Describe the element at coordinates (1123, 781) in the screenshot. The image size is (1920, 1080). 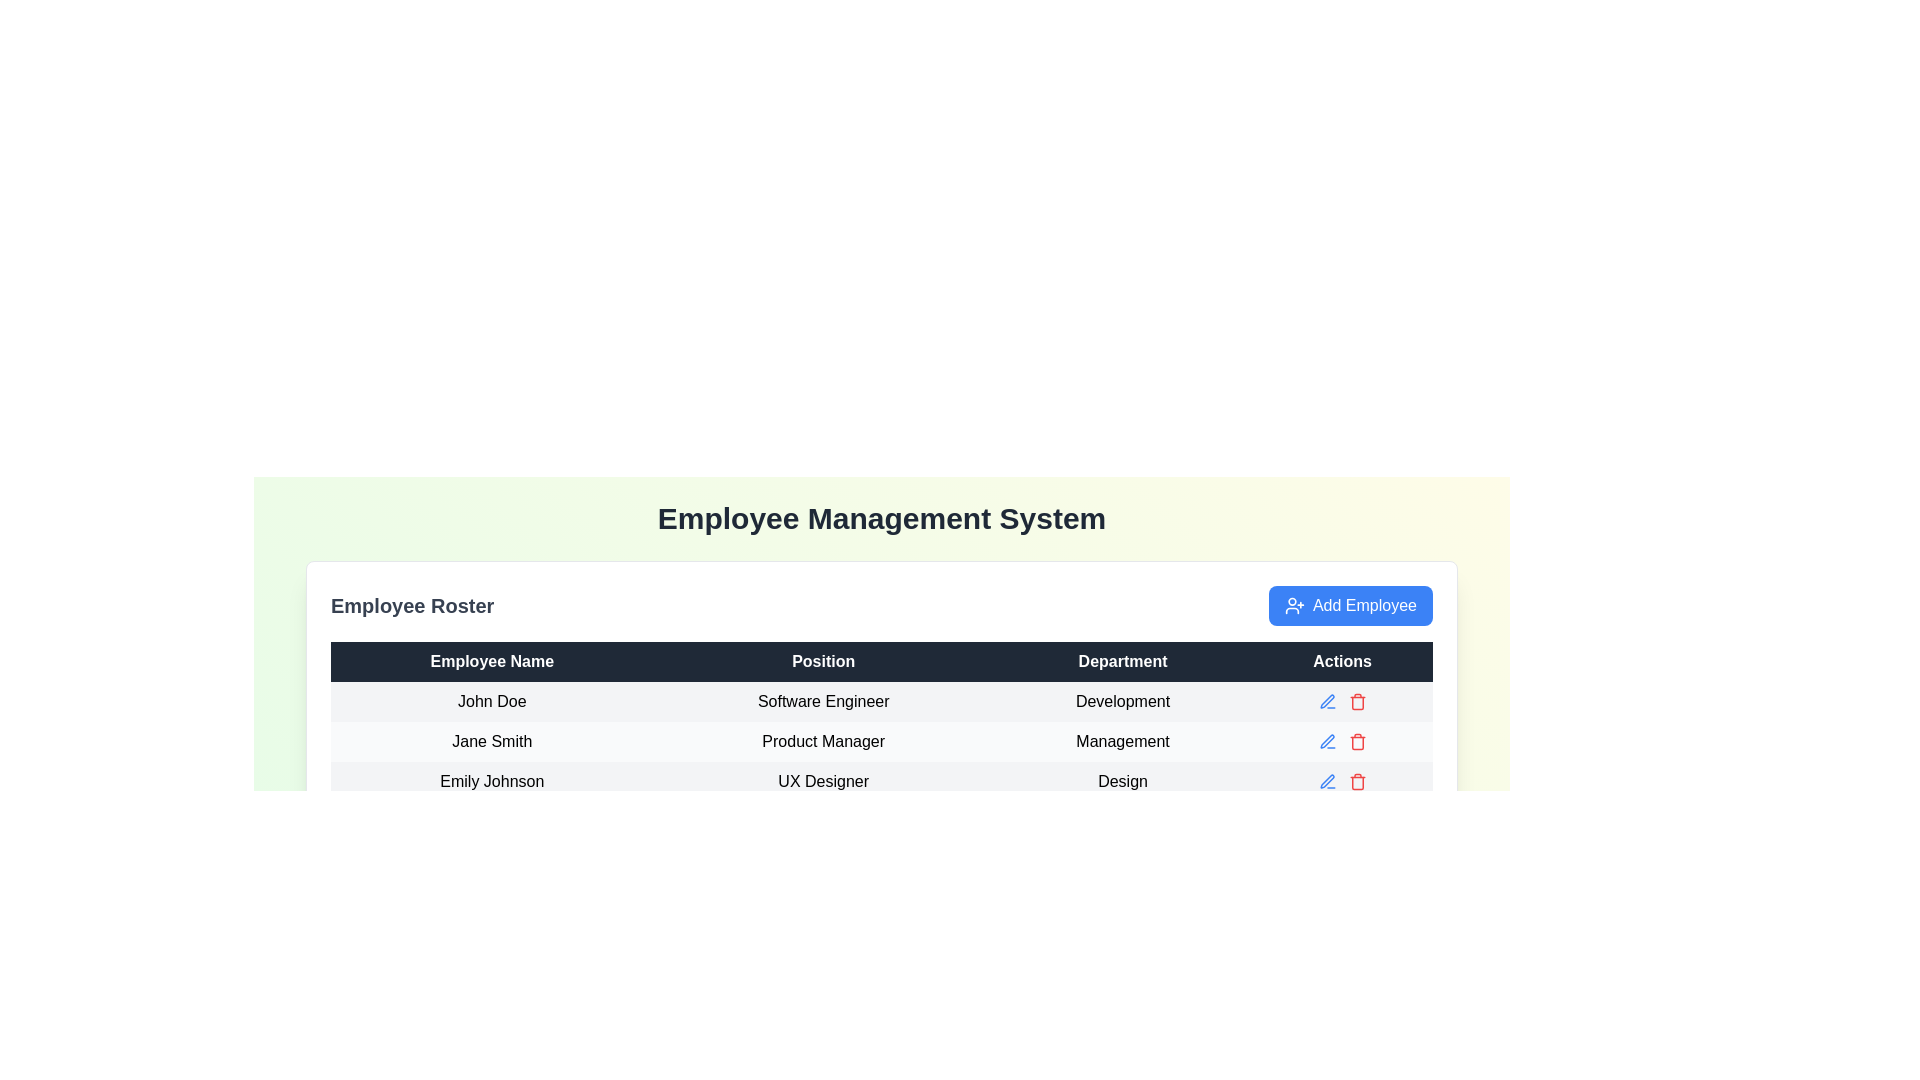
I see `the static text displaying the department 'Design' for employee 'Emily Johnson' in the employee roster table` at that location.